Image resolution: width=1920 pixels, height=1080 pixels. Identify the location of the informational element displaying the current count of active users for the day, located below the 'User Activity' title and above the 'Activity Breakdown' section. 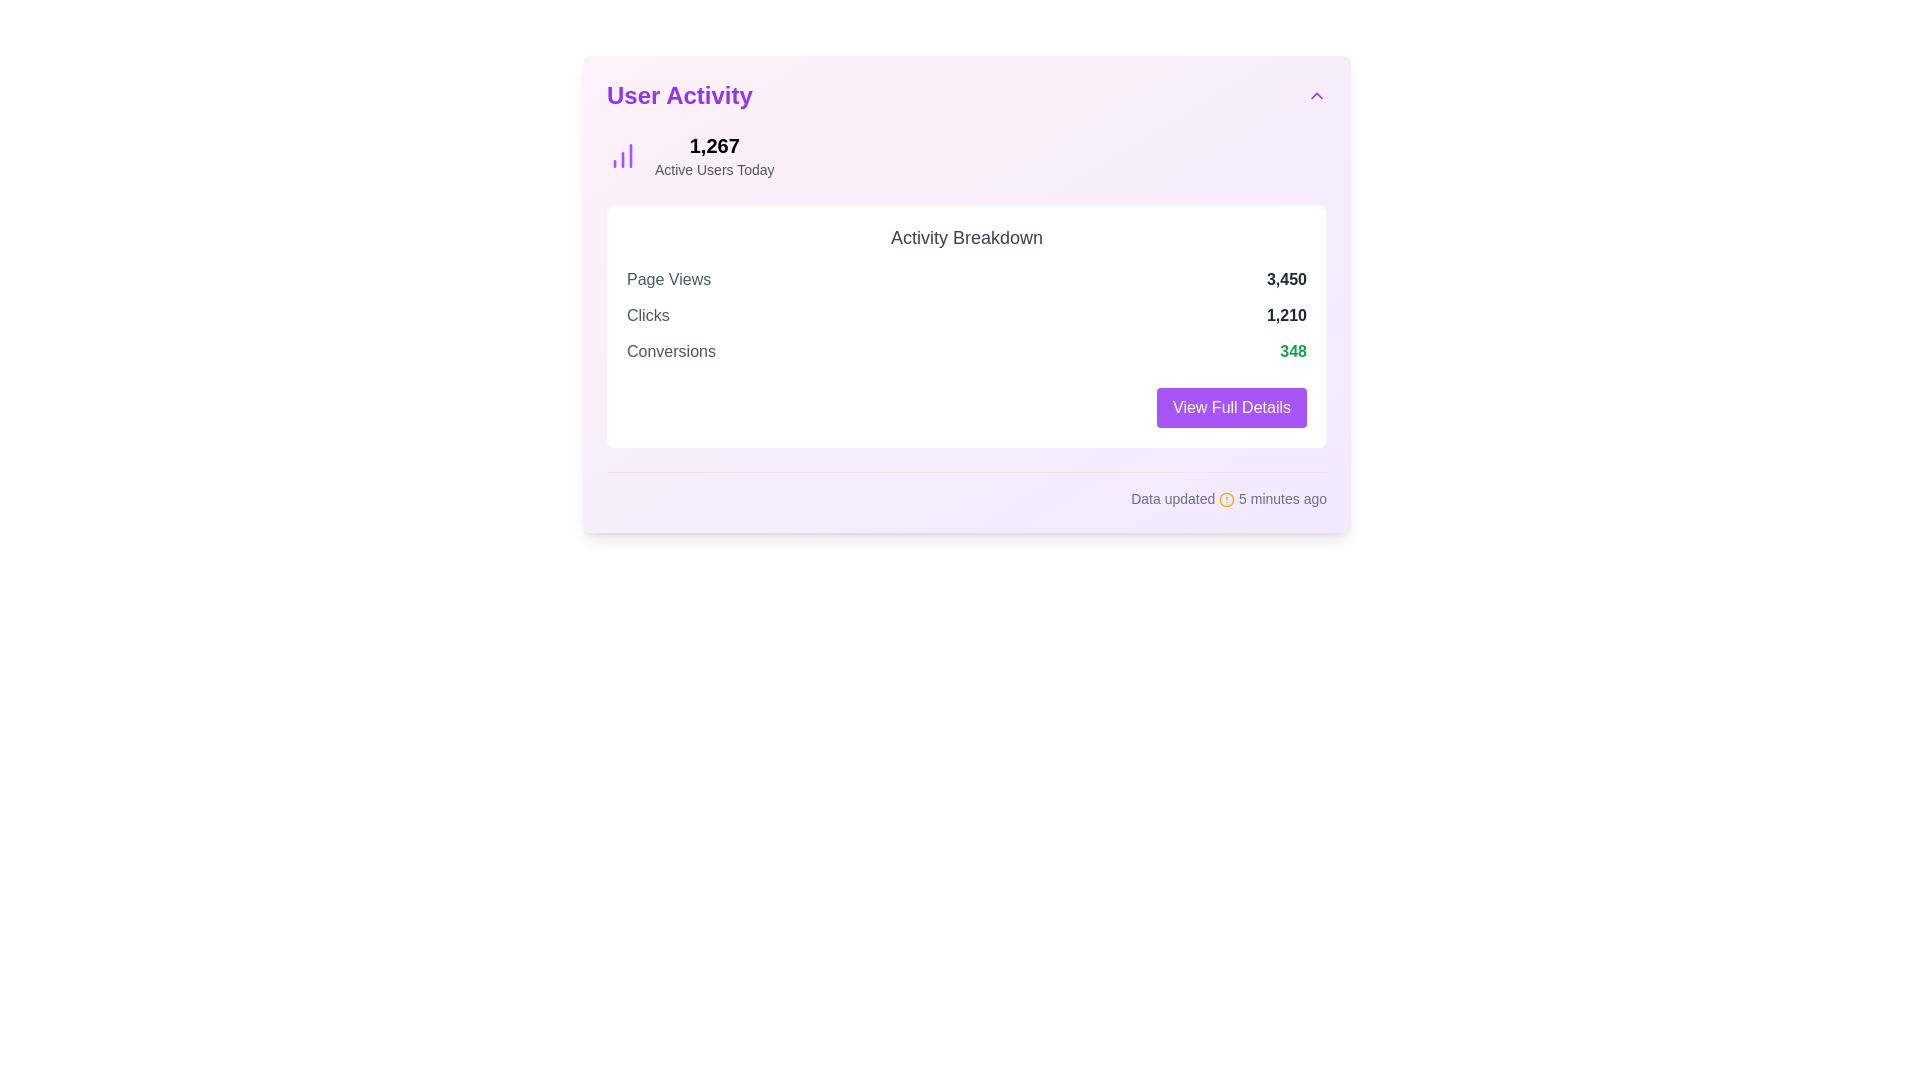
(966, 154).